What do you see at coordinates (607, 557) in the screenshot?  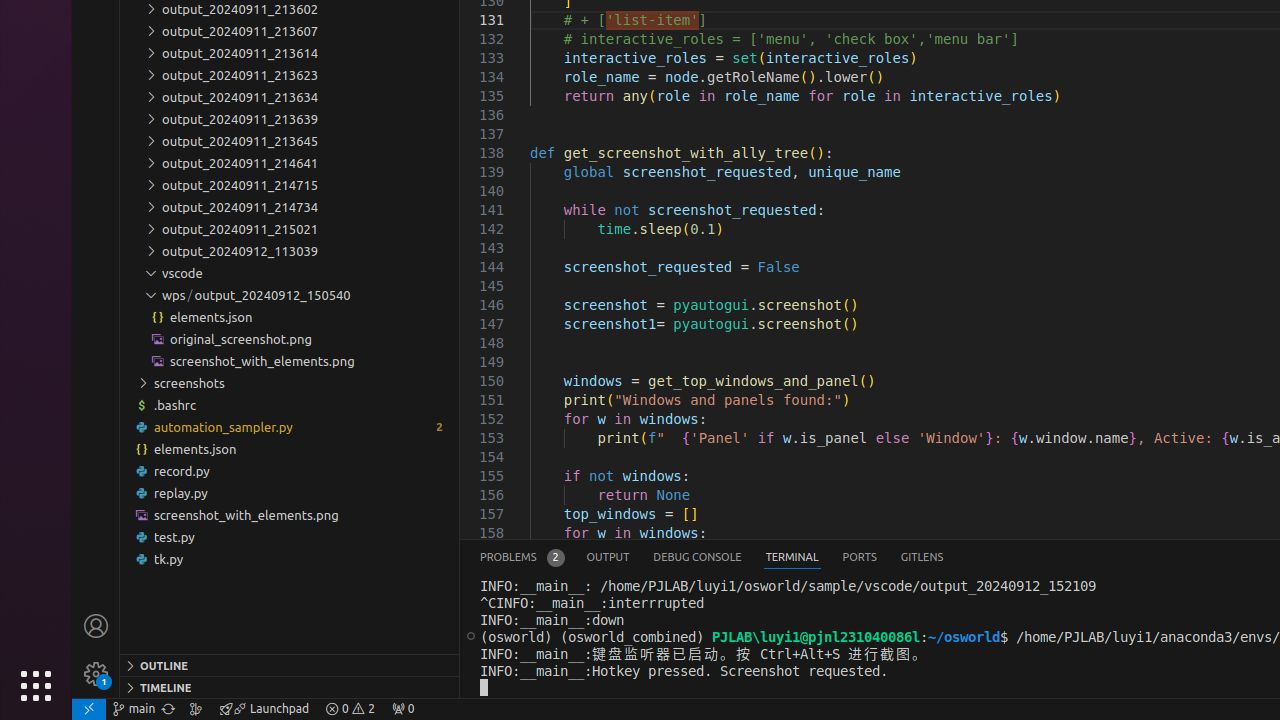 I see `'Output (Ctrl+K Ctrl+H)'` at bounding box center [607, 557].